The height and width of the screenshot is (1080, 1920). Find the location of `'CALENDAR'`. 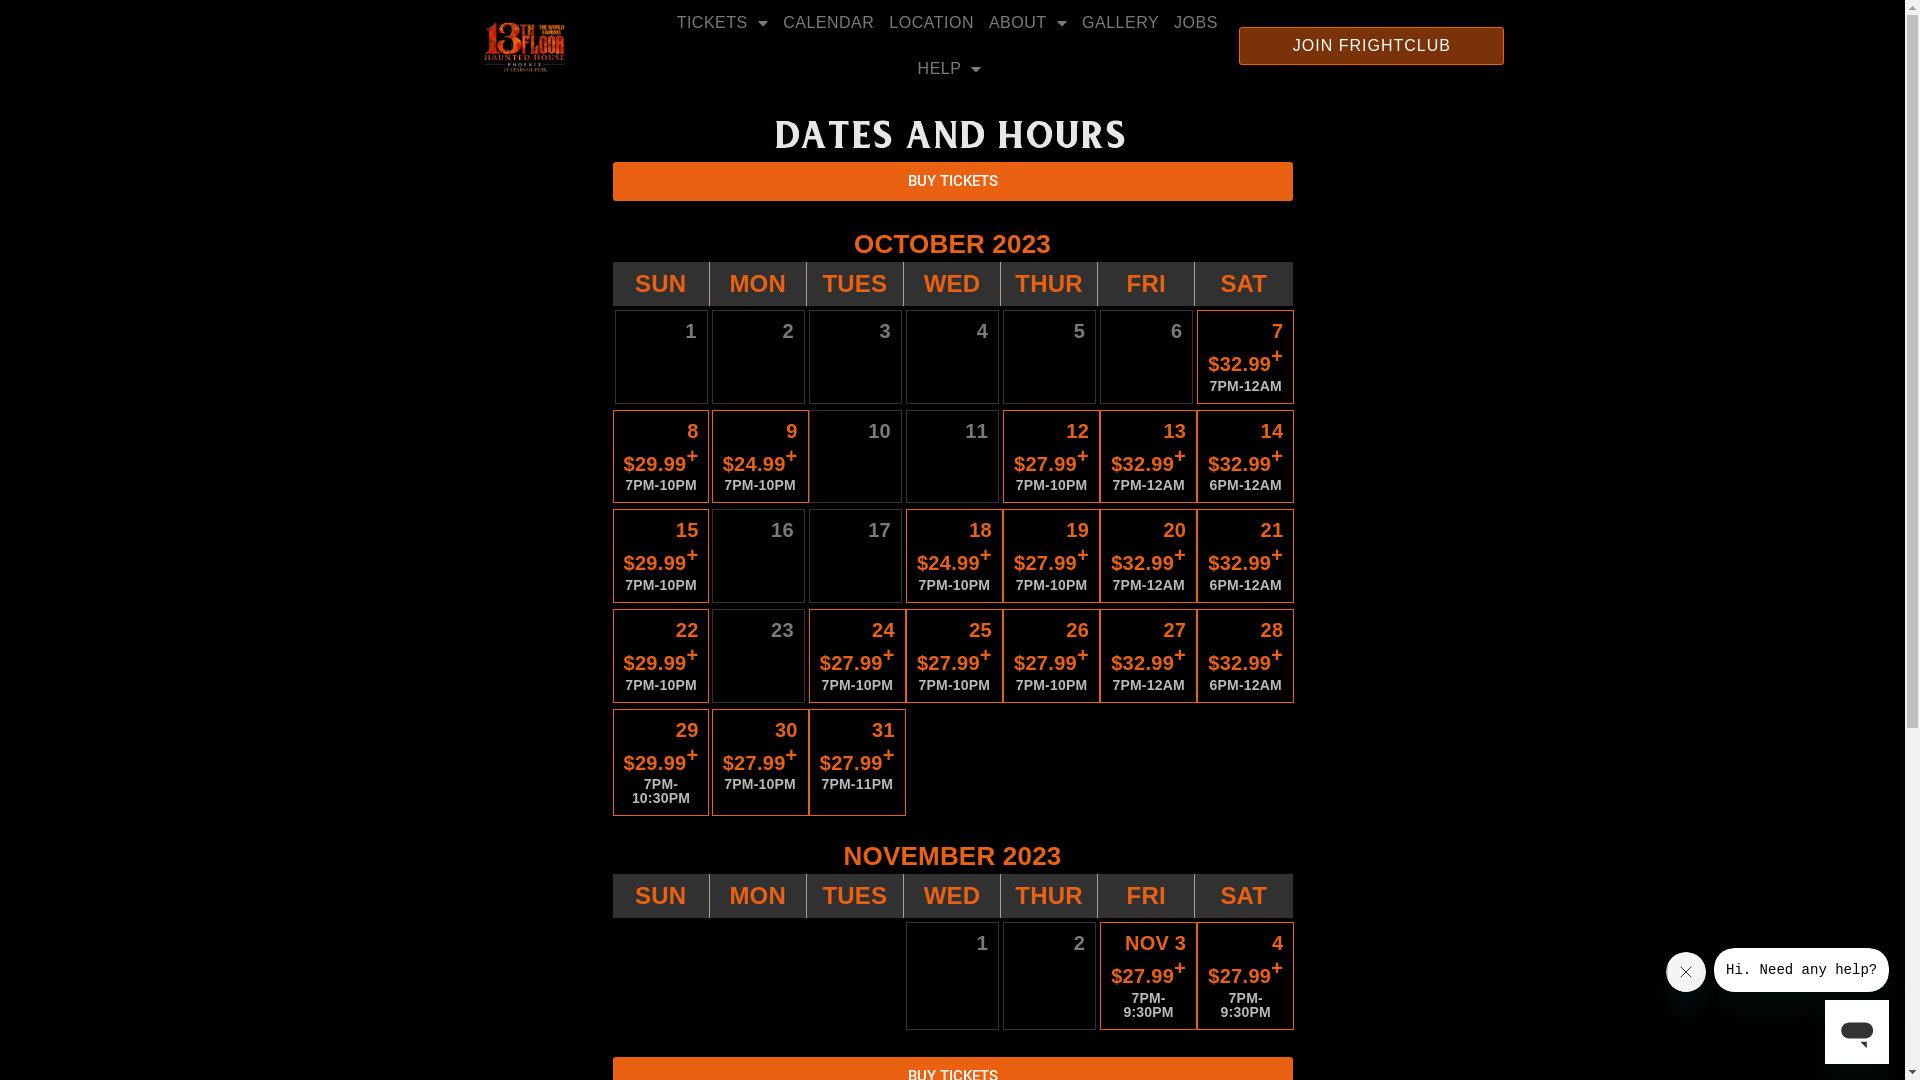

'CALENDAR' is located at coordinates (828, 23).